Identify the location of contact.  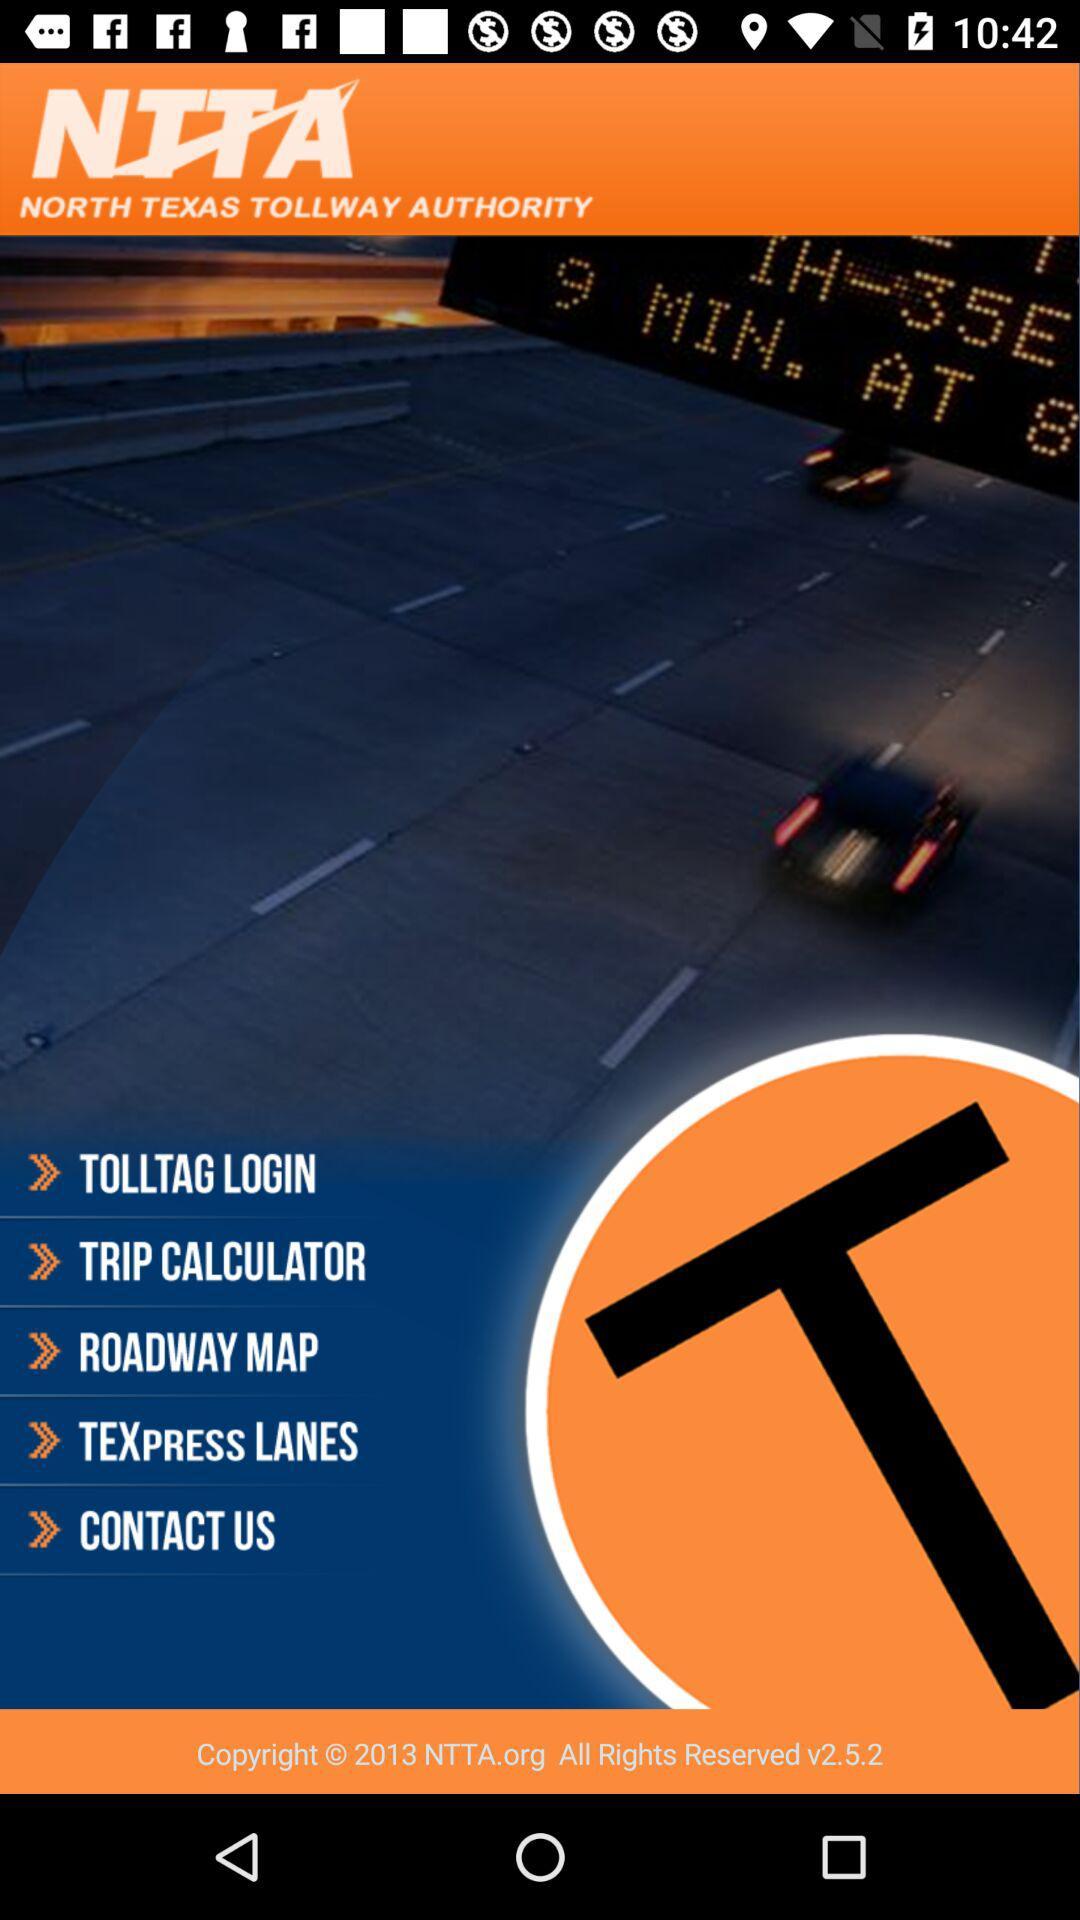
(194, 1529).